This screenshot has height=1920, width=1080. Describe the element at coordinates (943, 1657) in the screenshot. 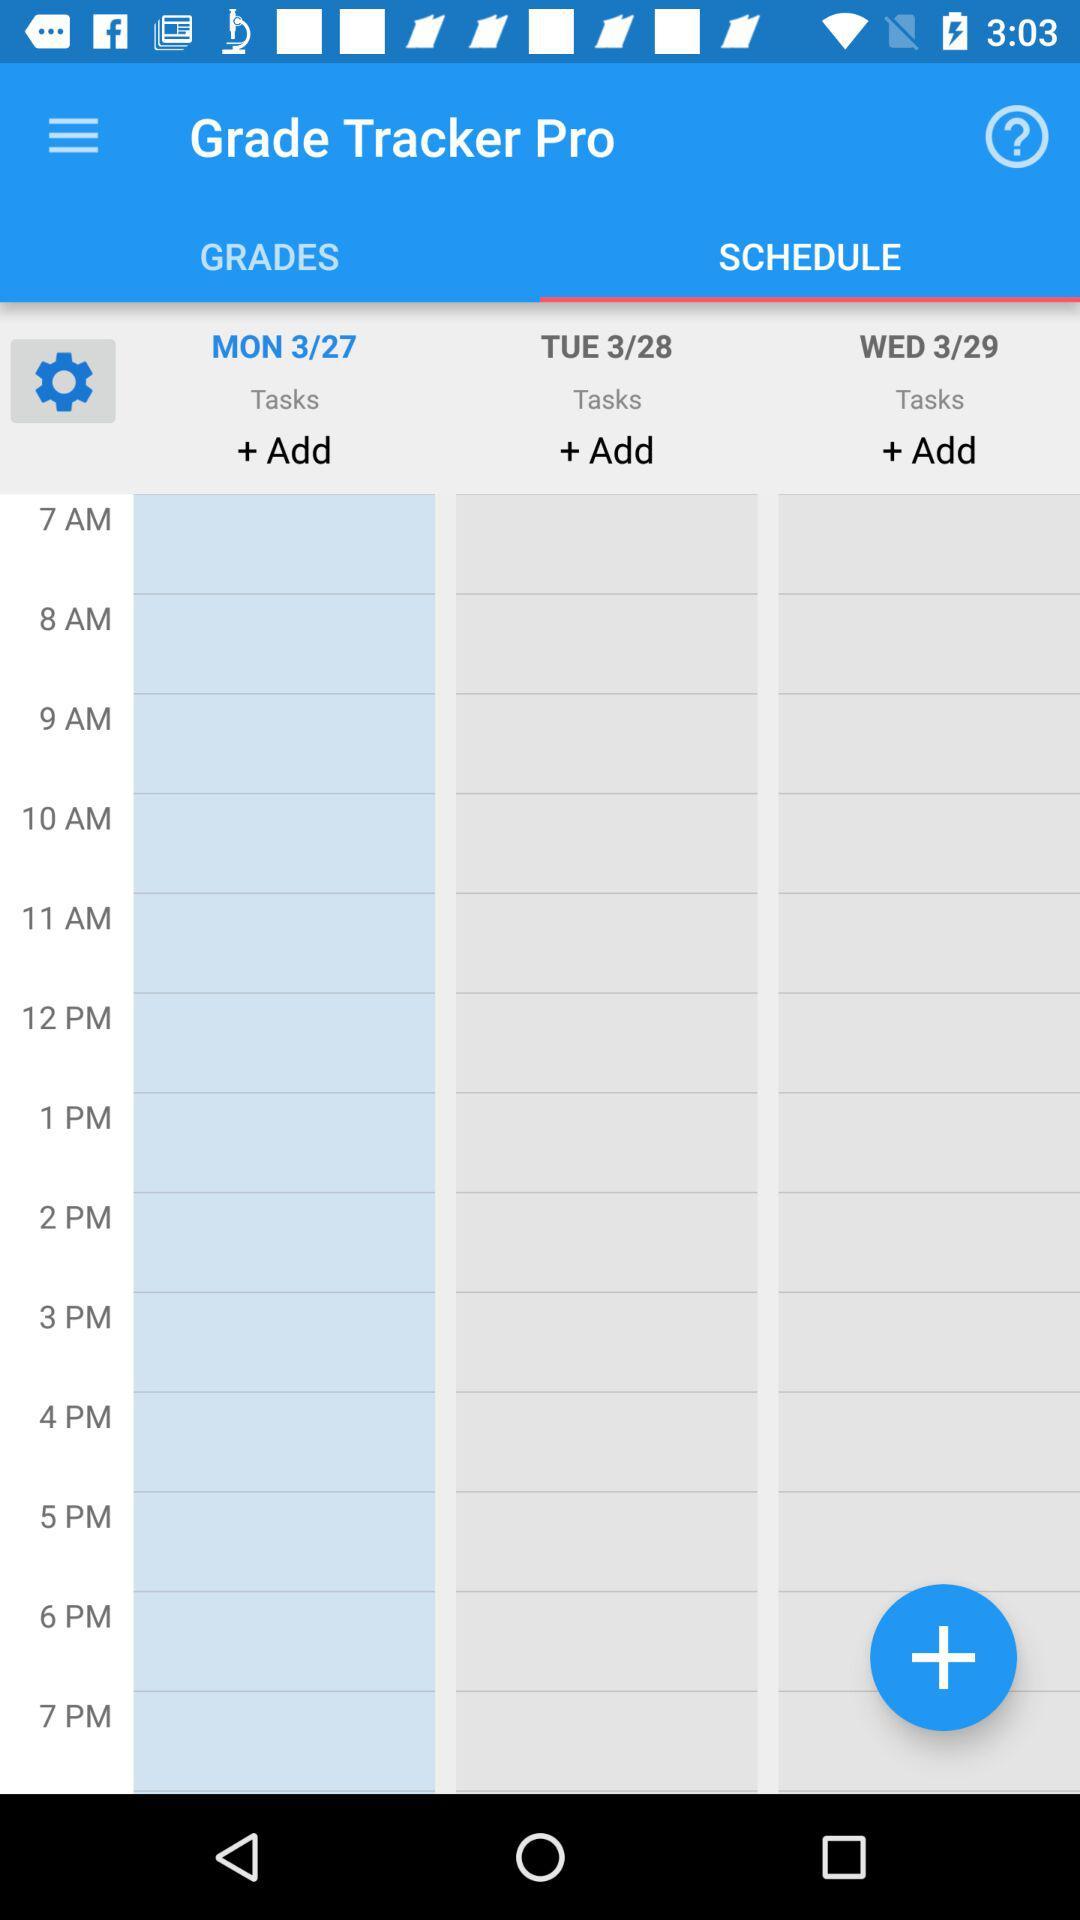

I see `option` at that location.